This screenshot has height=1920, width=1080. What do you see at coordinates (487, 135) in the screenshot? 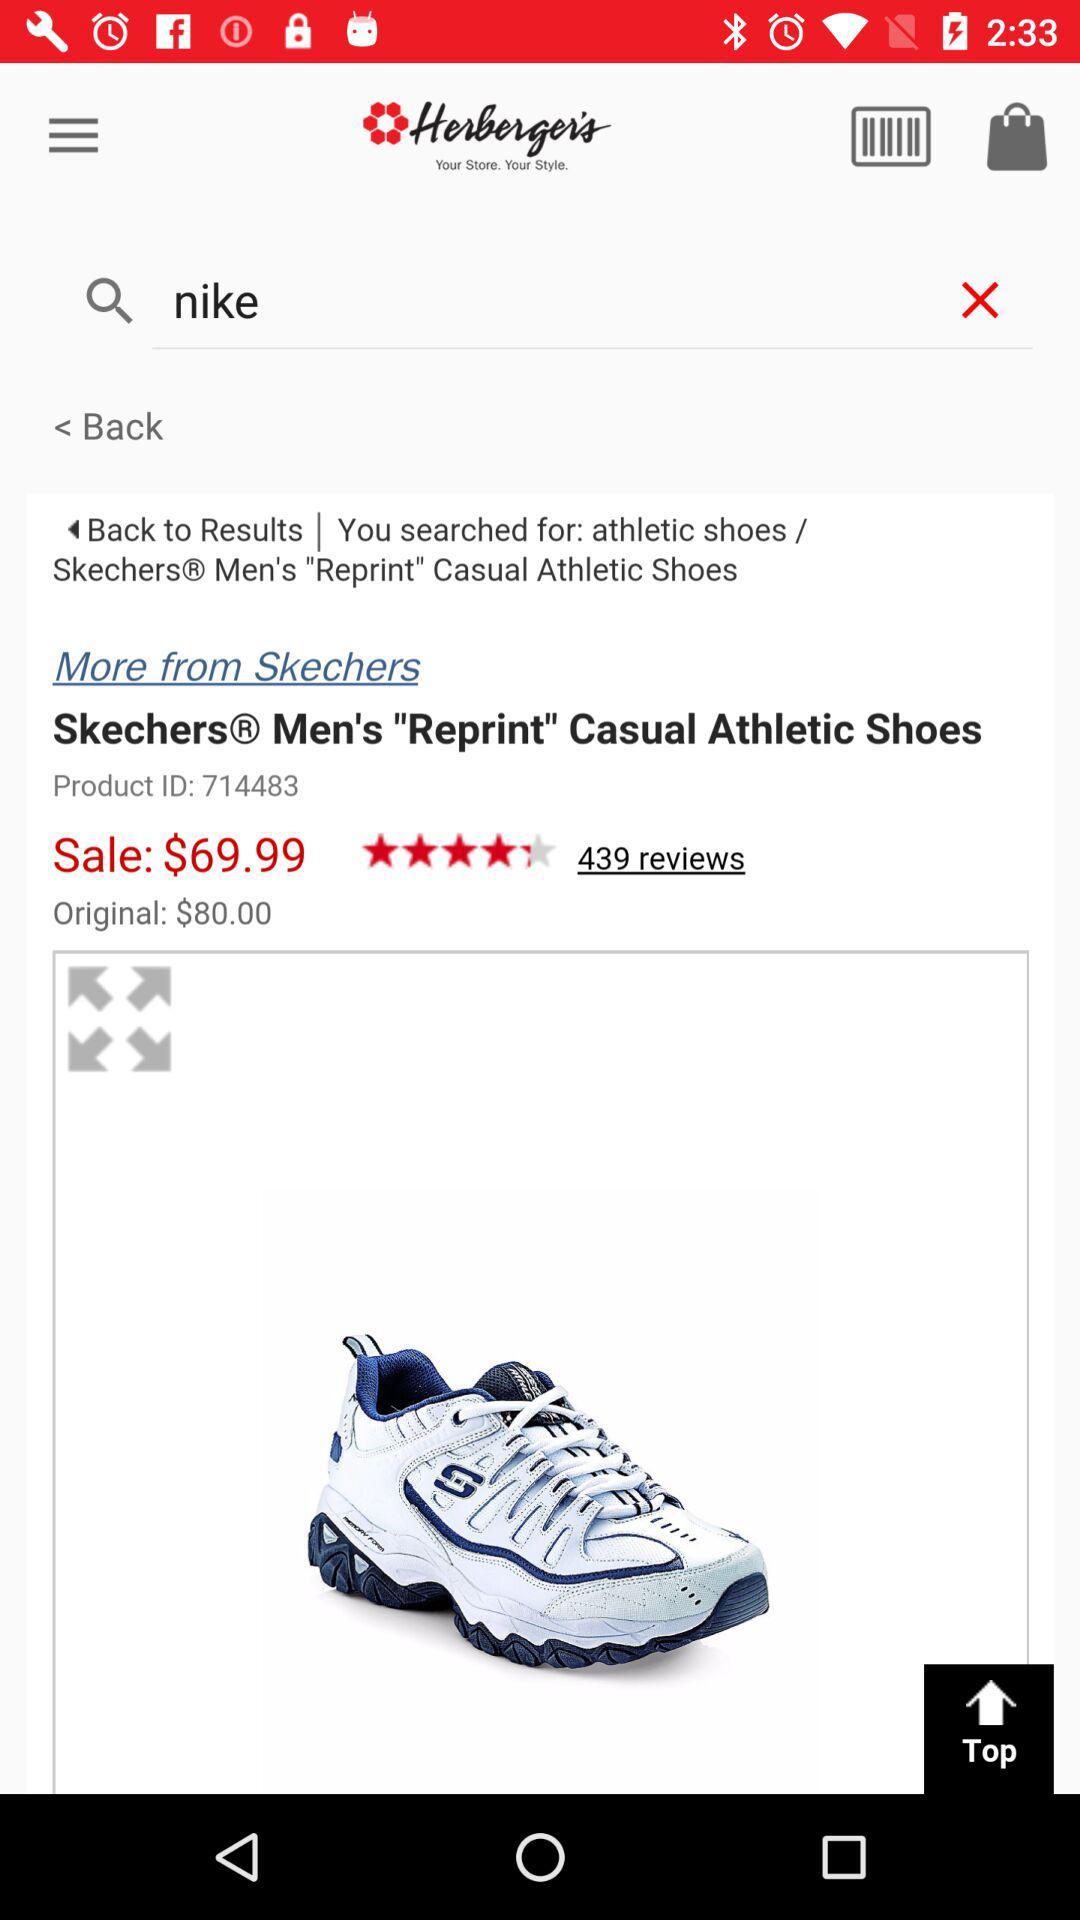
I see `homepage` at bounding box center [487, 135].